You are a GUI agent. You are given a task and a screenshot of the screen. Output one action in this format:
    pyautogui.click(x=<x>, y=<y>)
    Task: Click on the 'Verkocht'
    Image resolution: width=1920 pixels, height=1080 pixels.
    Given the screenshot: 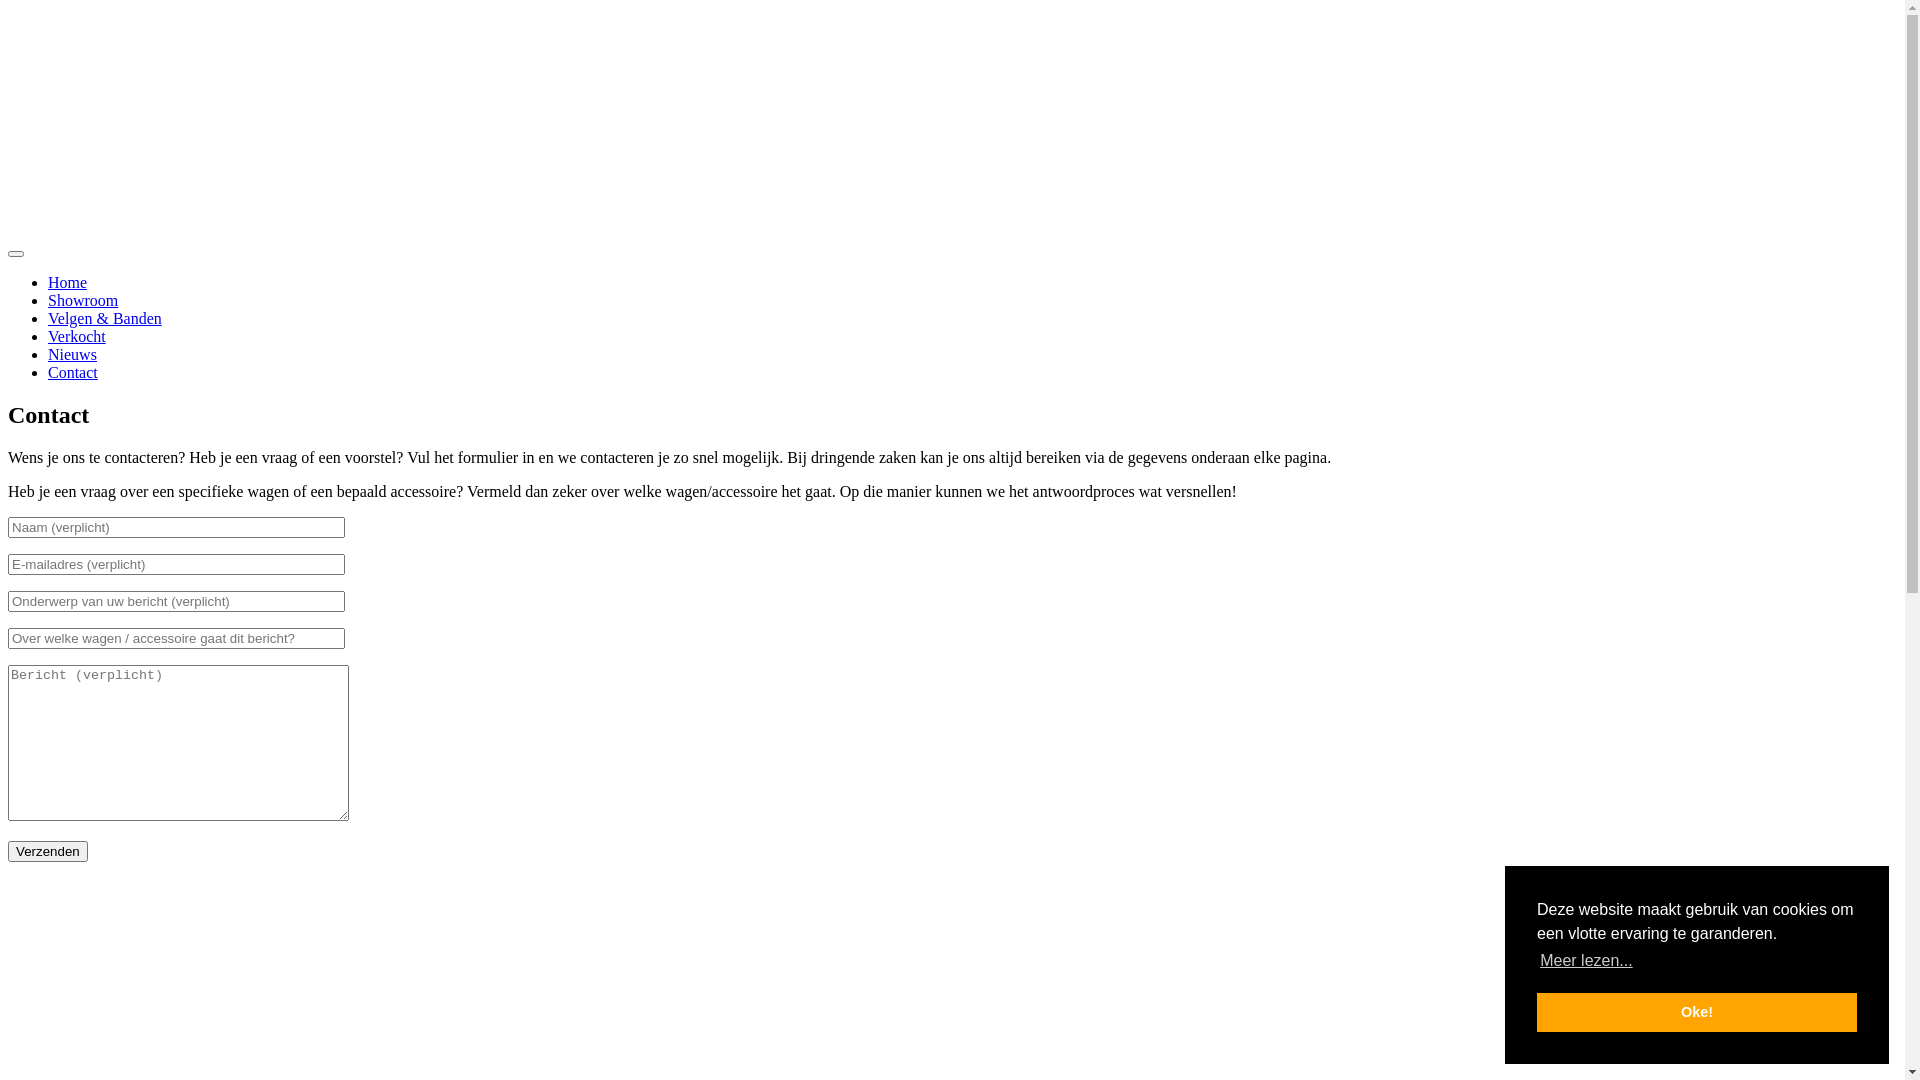 What is the action you would take?
    pyautogui.click(x=76, y=335)
    